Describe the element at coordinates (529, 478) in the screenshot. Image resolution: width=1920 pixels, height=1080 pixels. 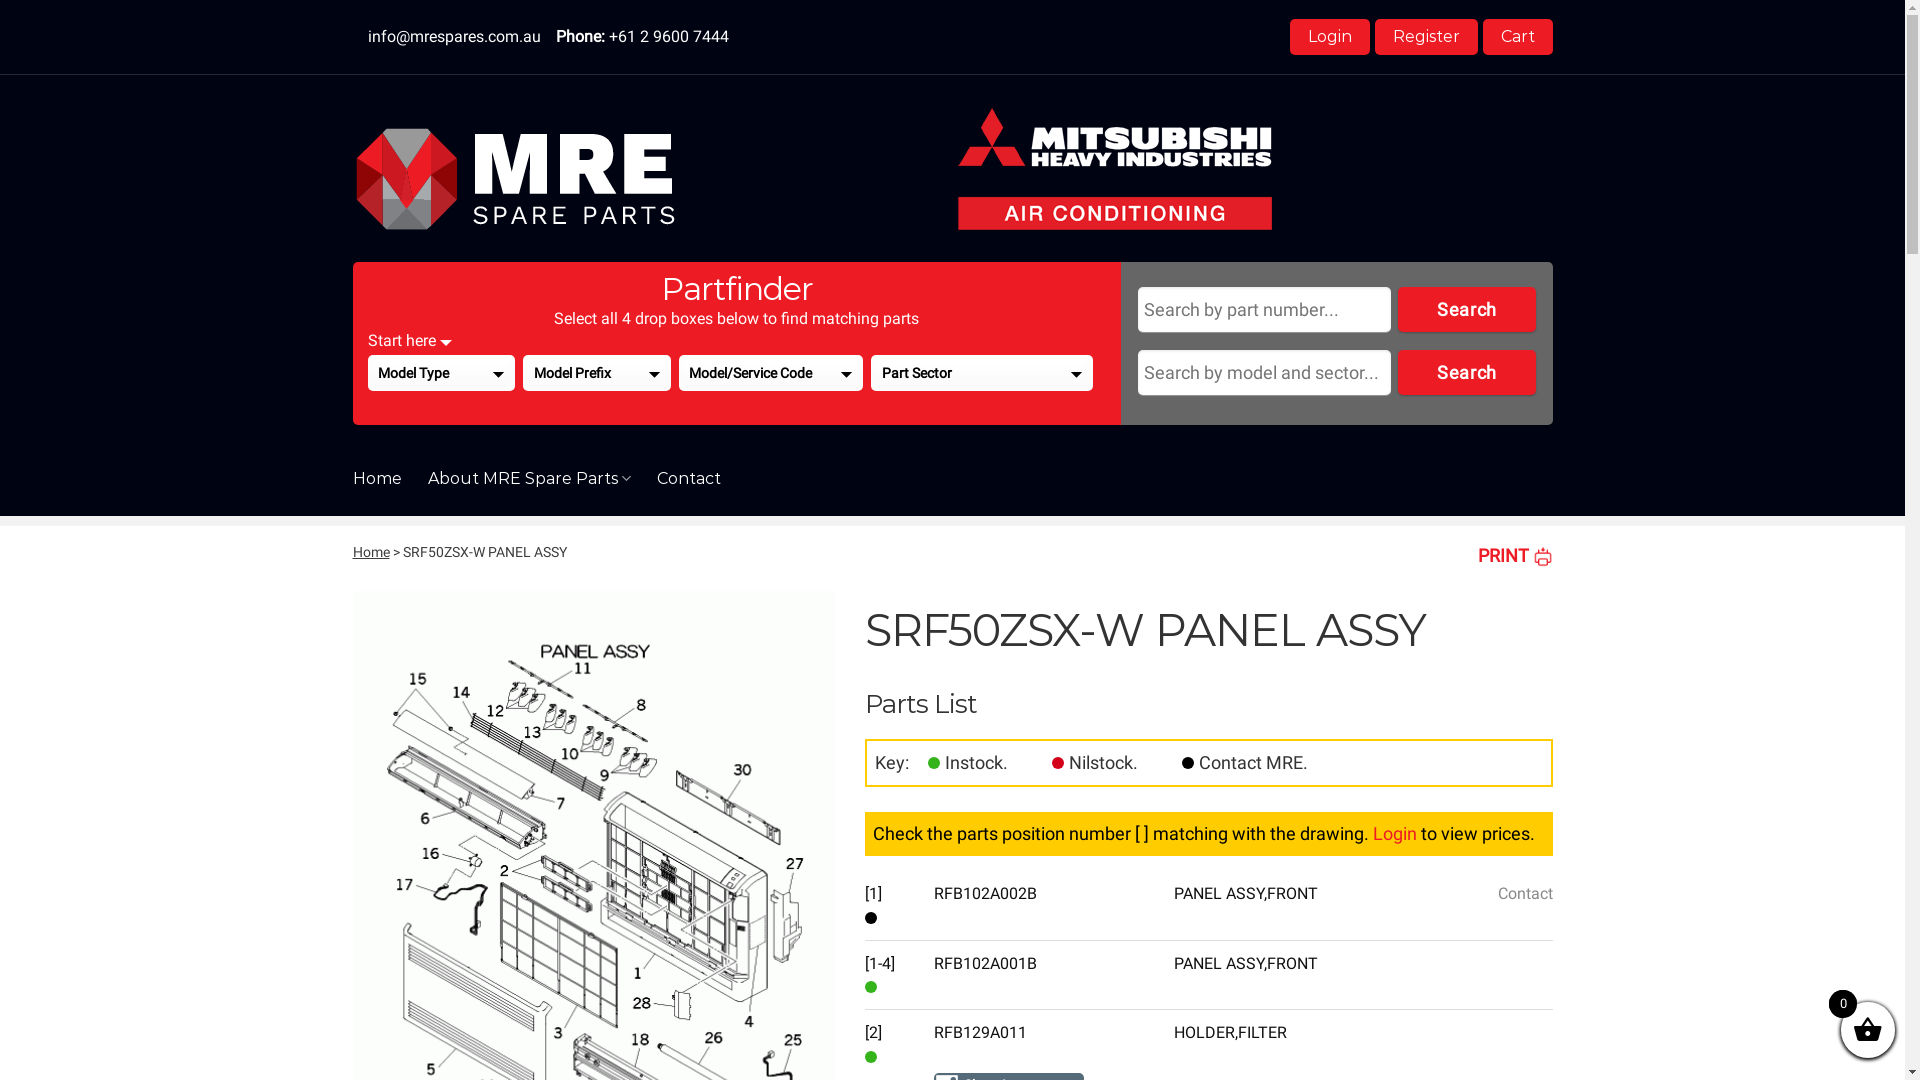
I see `'About MRE Spare Parts'` at that location.